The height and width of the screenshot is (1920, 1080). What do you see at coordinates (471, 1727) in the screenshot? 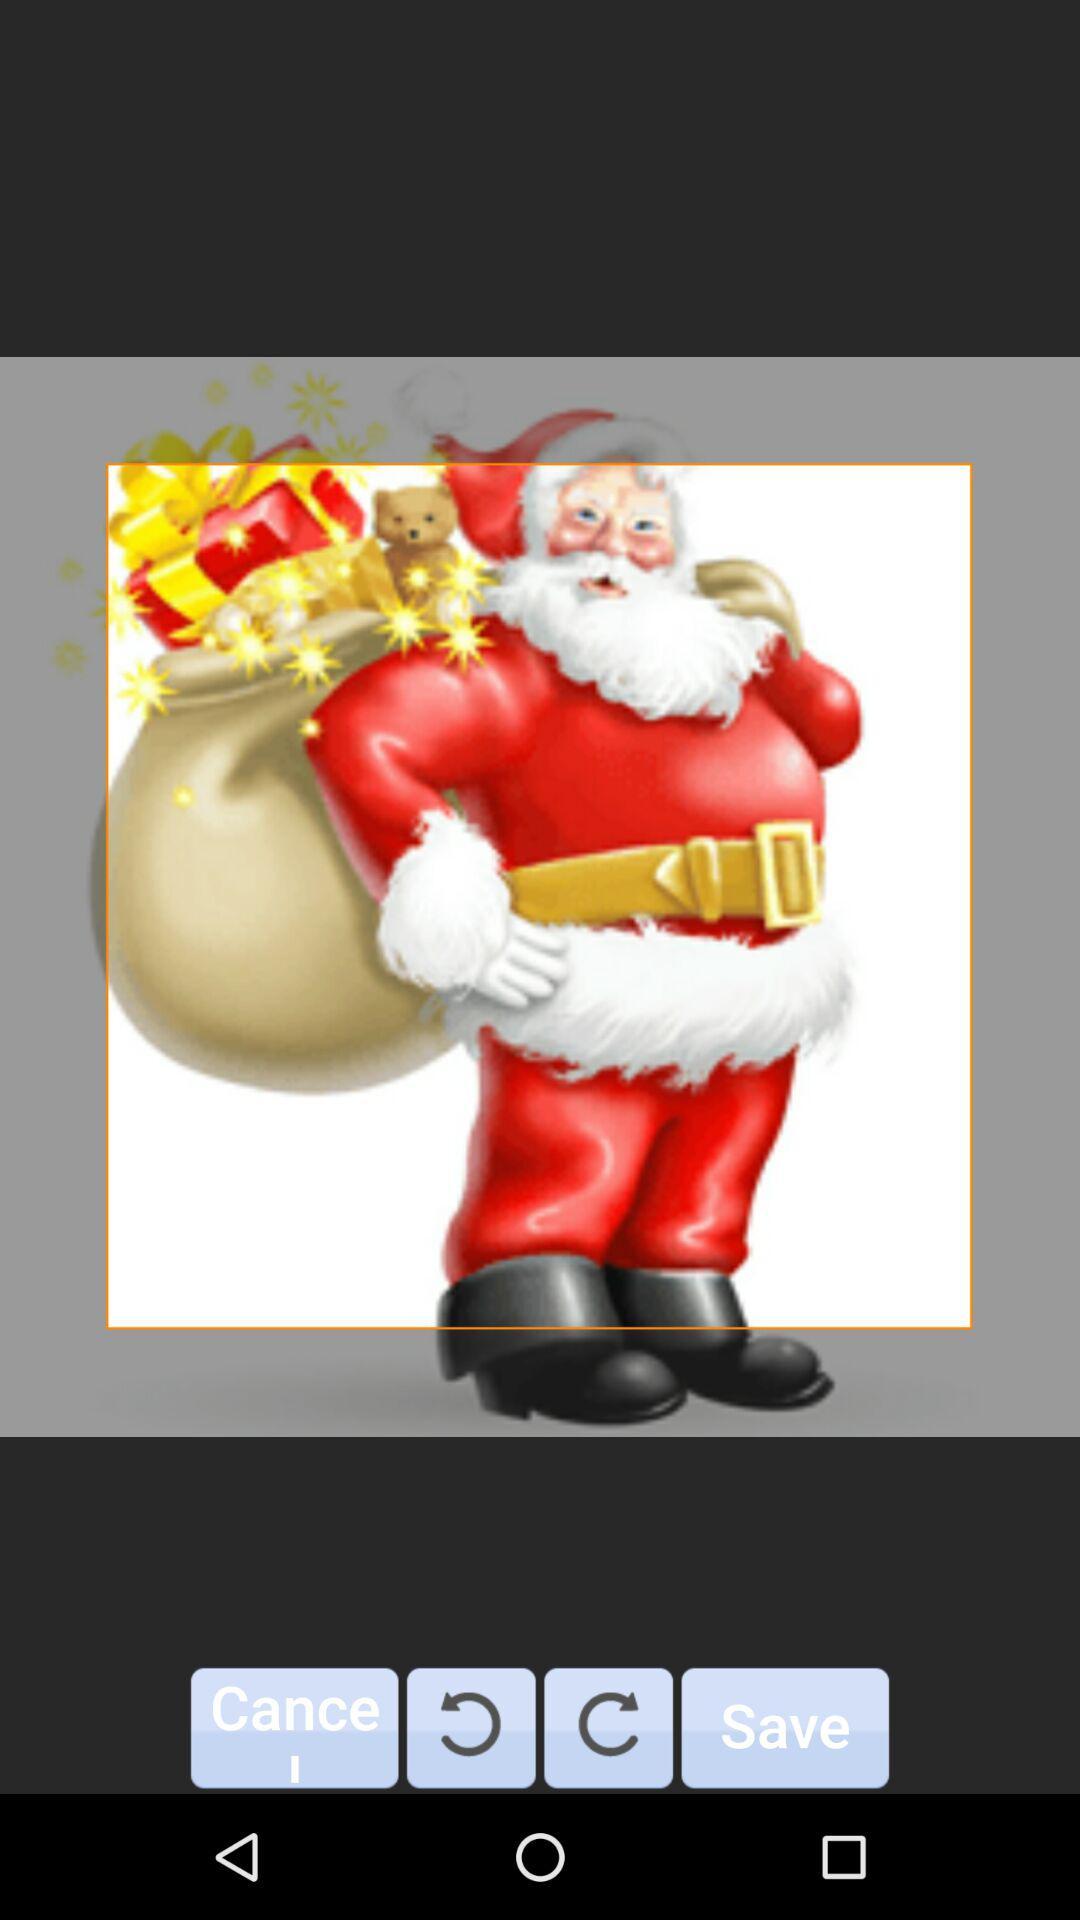
I see `the refresh icon` at bounding box center [471, 1727].